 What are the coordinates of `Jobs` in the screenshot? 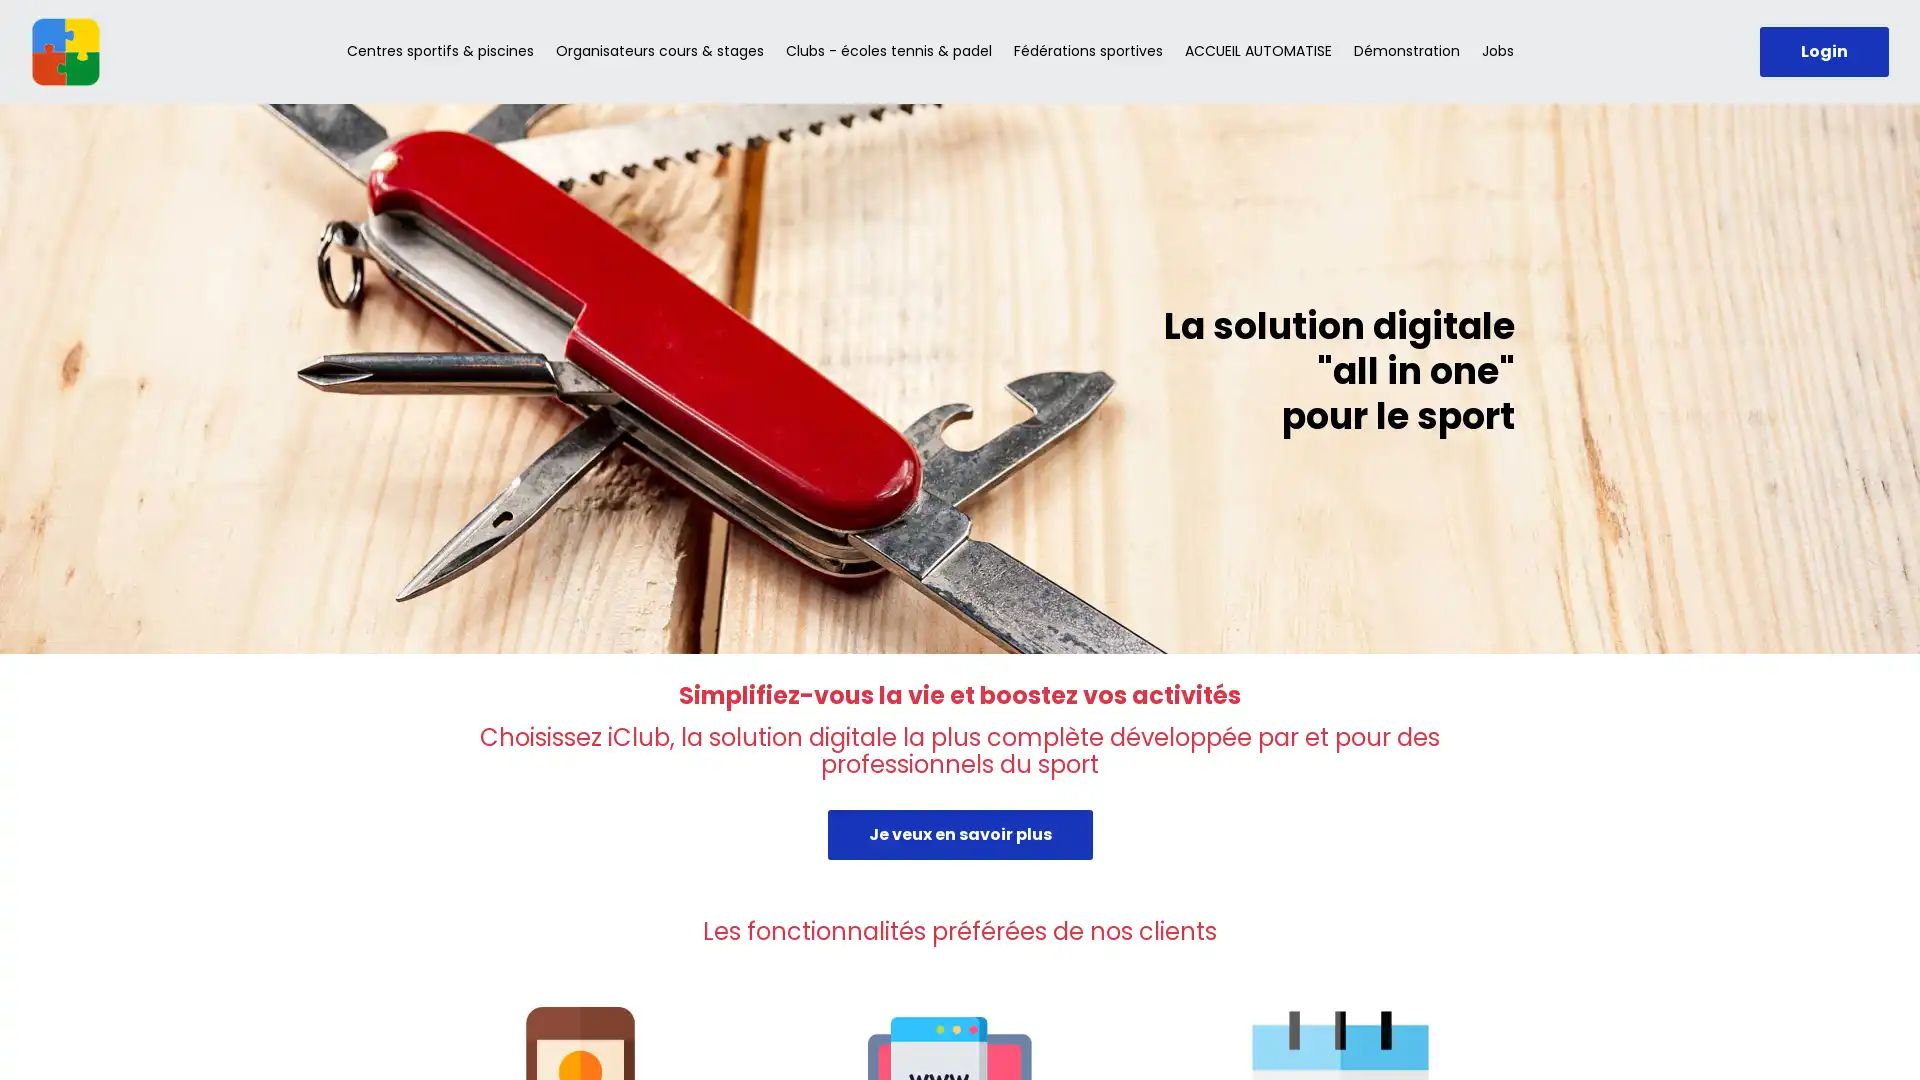 It's located at (1497, 50).